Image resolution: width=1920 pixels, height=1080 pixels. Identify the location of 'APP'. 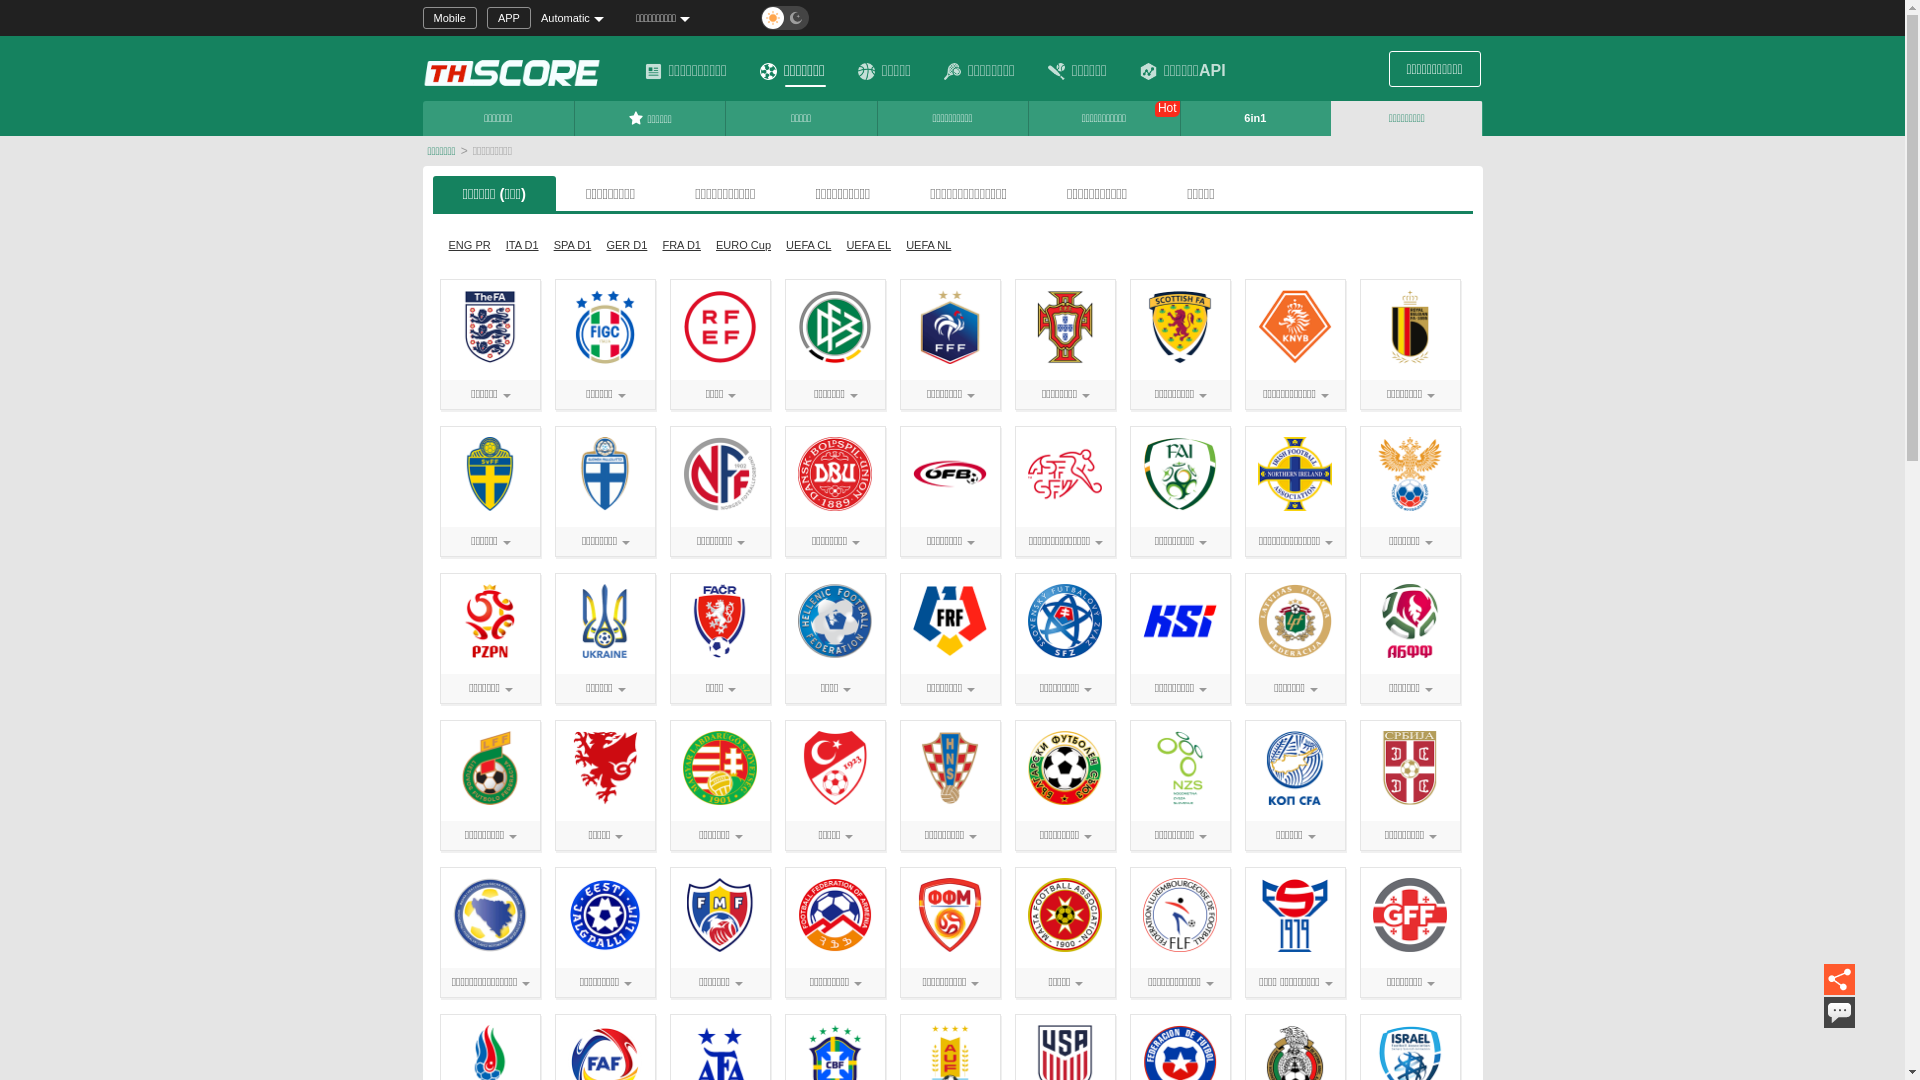
(508, 18).